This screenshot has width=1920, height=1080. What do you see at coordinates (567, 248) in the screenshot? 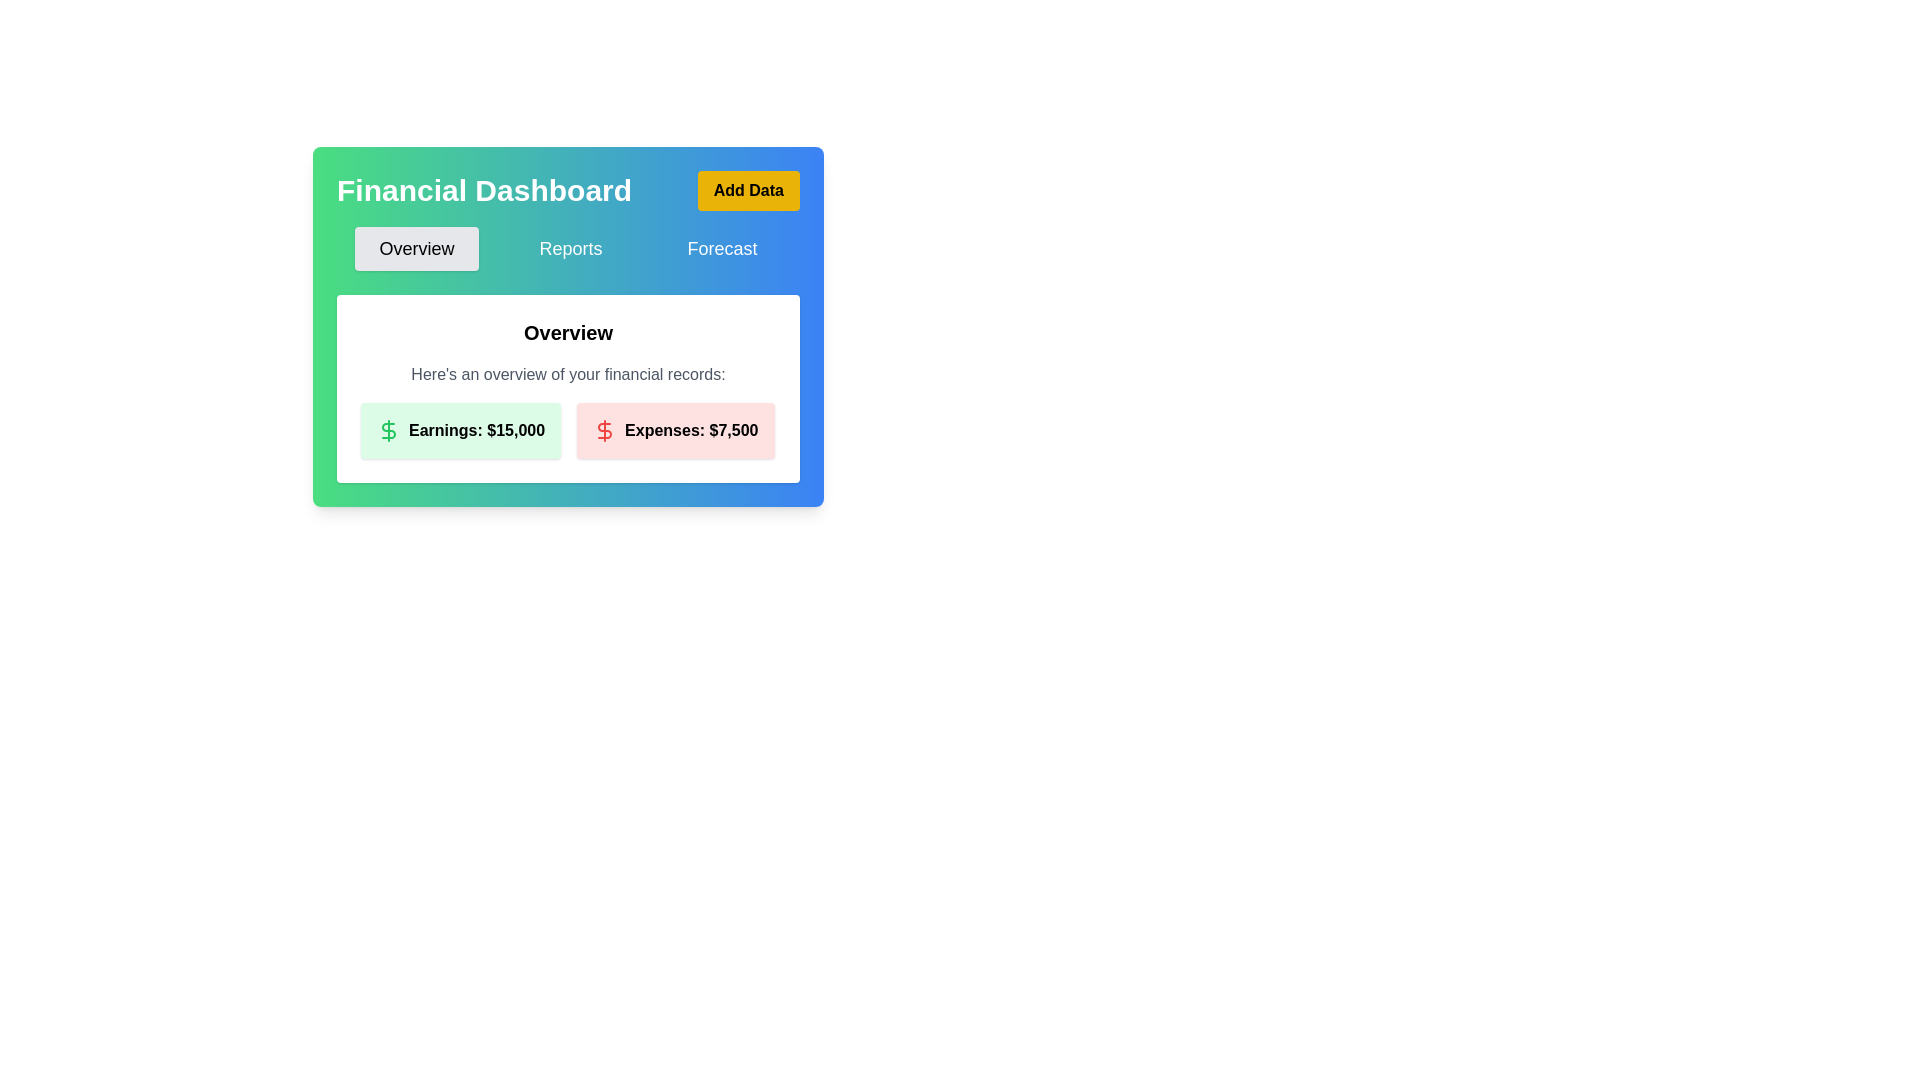
I see `the individual tab in the Tab navigation bar` at bounding box center [567, 248].